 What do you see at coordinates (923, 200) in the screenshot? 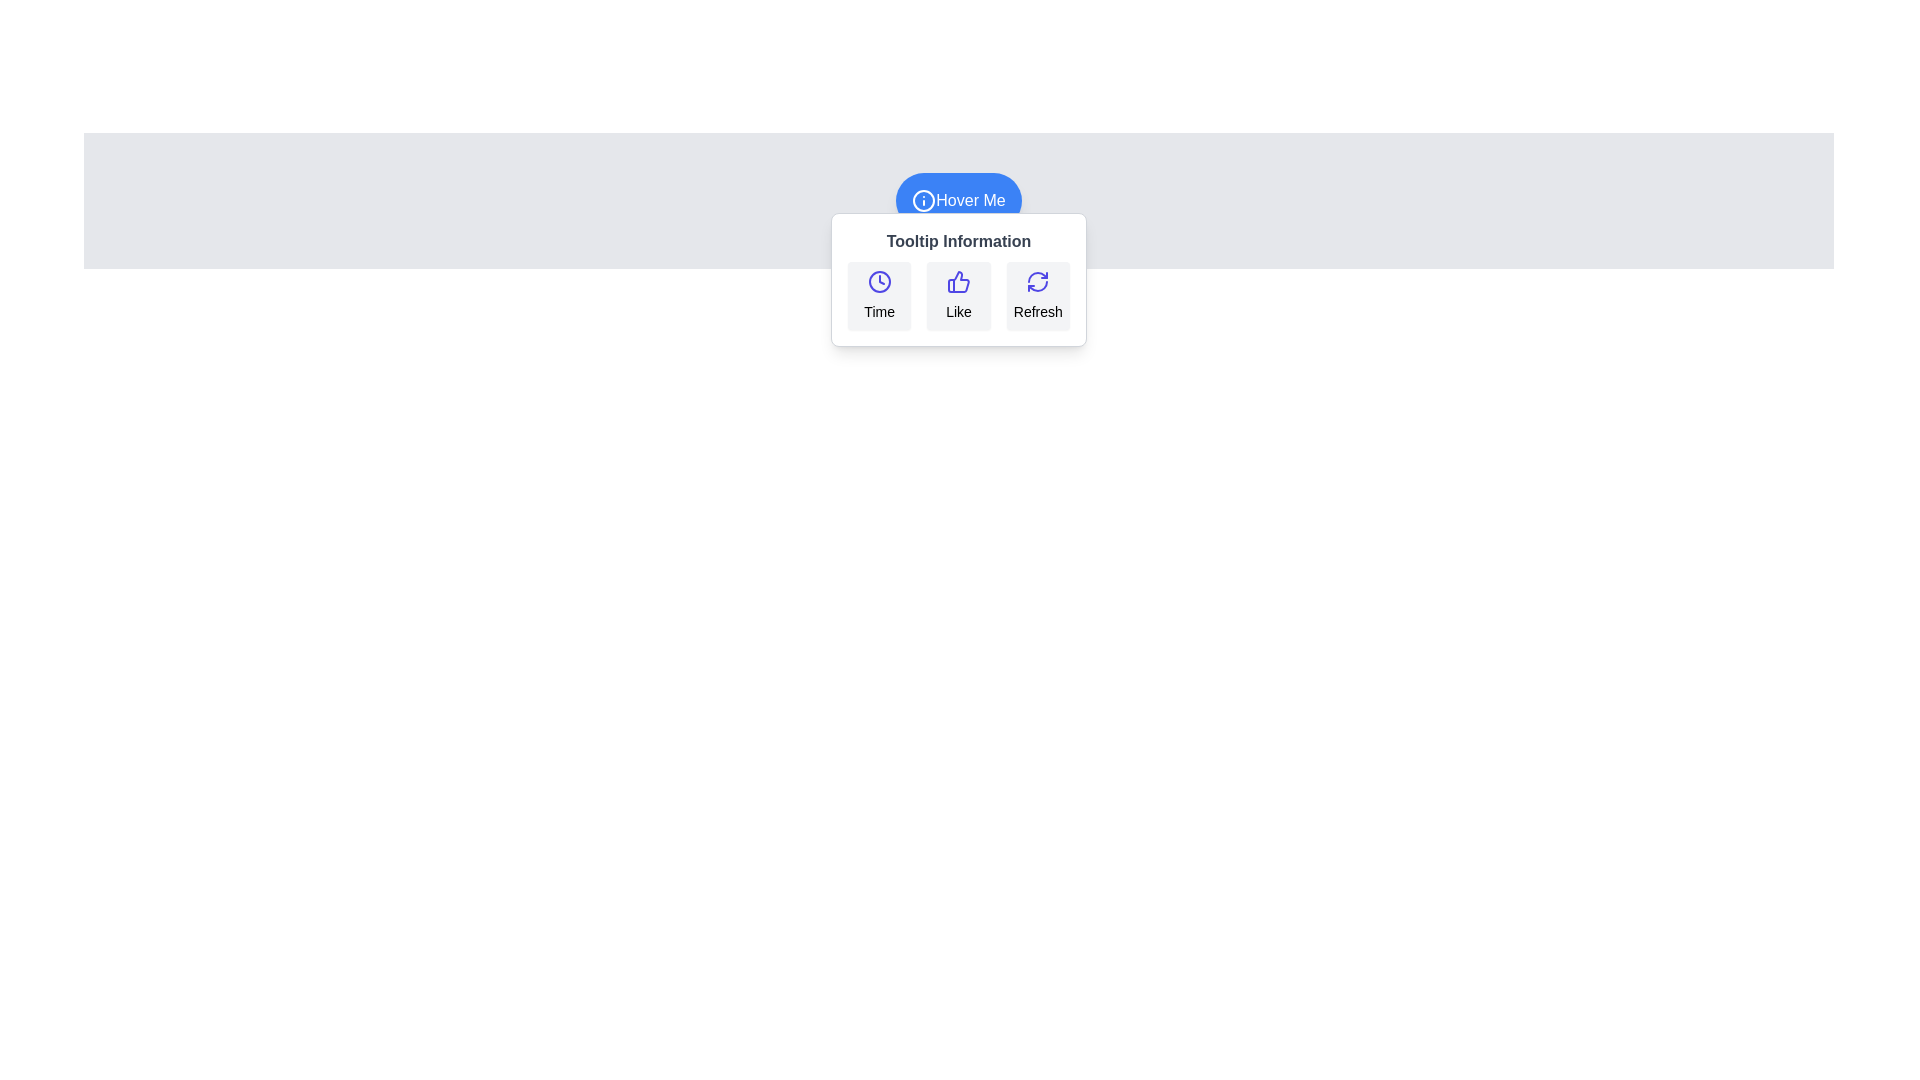
I see `the circular SVG graphical element within the tooltip that contains the text 'Hover Me' in a blue bubble` at bounding box center [923, 200].